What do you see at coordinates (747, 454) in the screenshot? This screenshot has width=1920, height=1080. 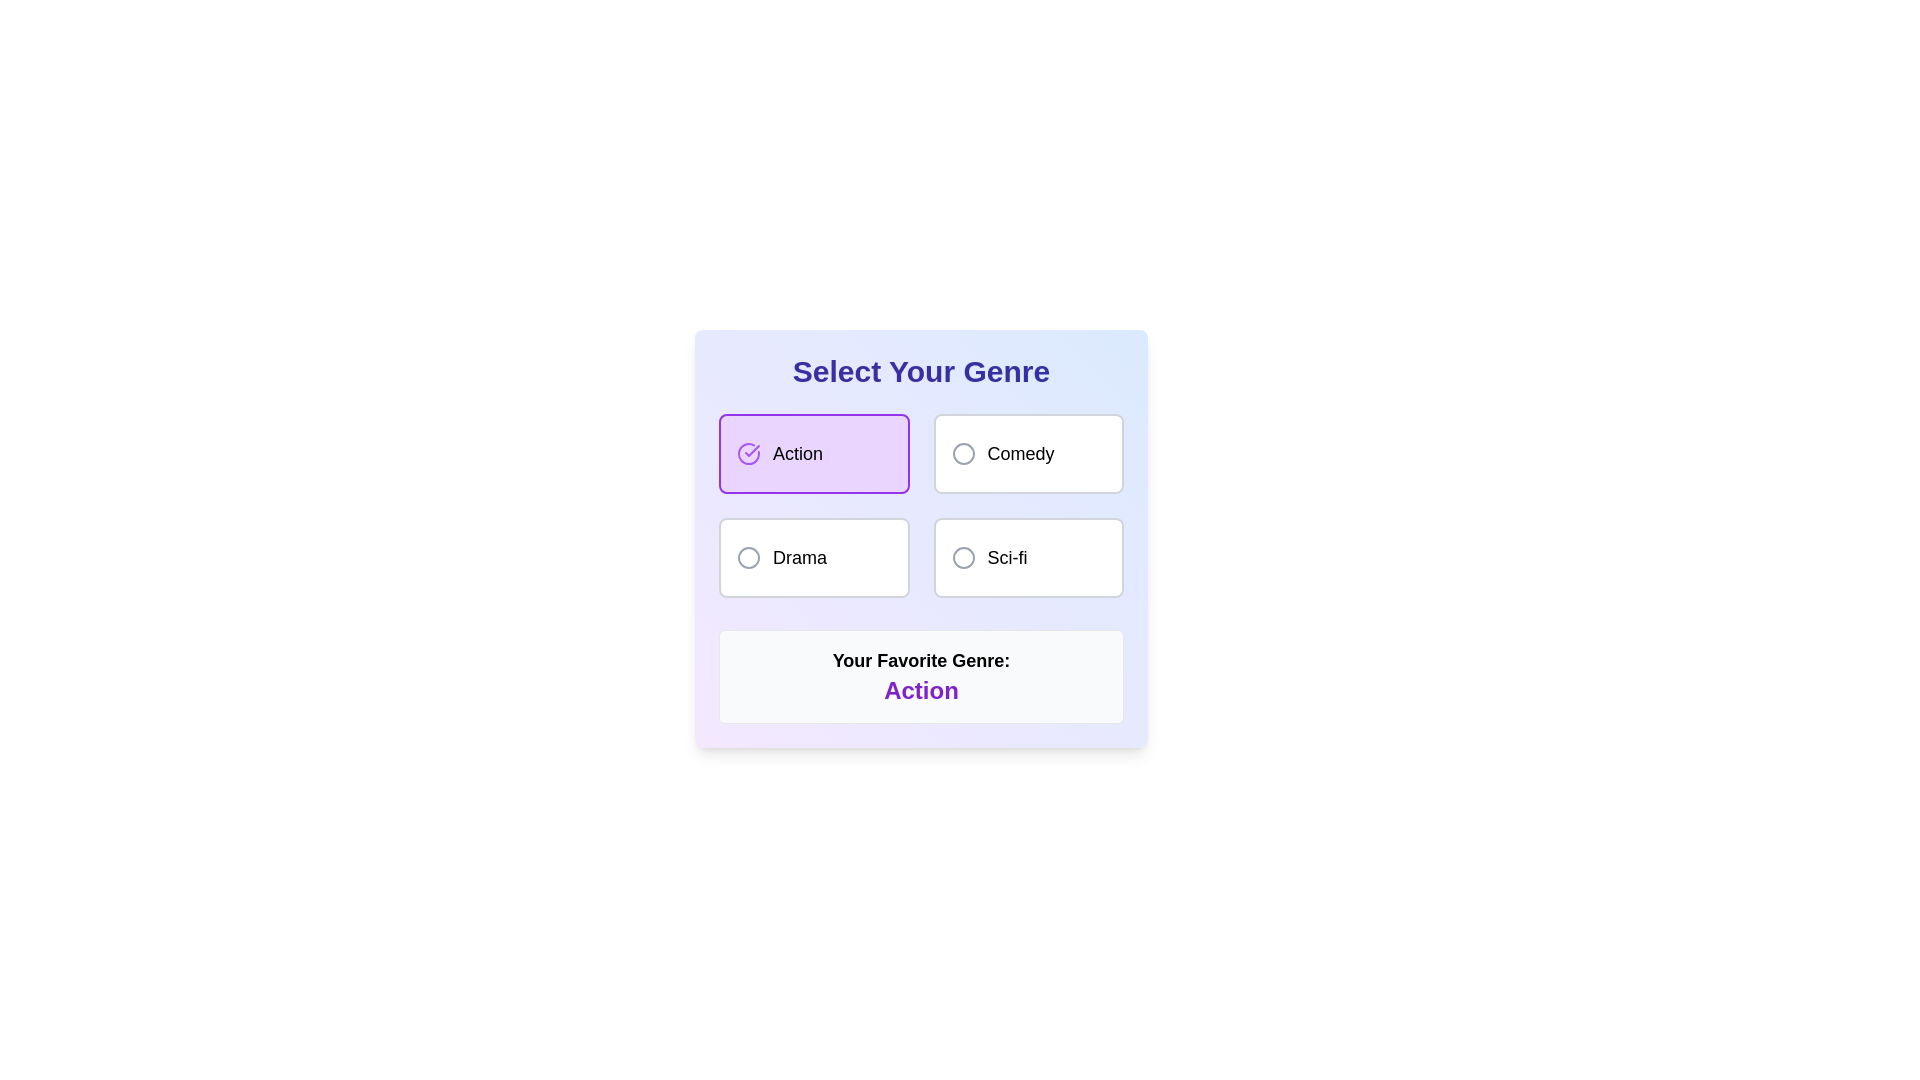 I see `the primary circle of the radio button's visual cue indicating the 'Action' option has been selected to view additional options` at bounding box center [747, 454].